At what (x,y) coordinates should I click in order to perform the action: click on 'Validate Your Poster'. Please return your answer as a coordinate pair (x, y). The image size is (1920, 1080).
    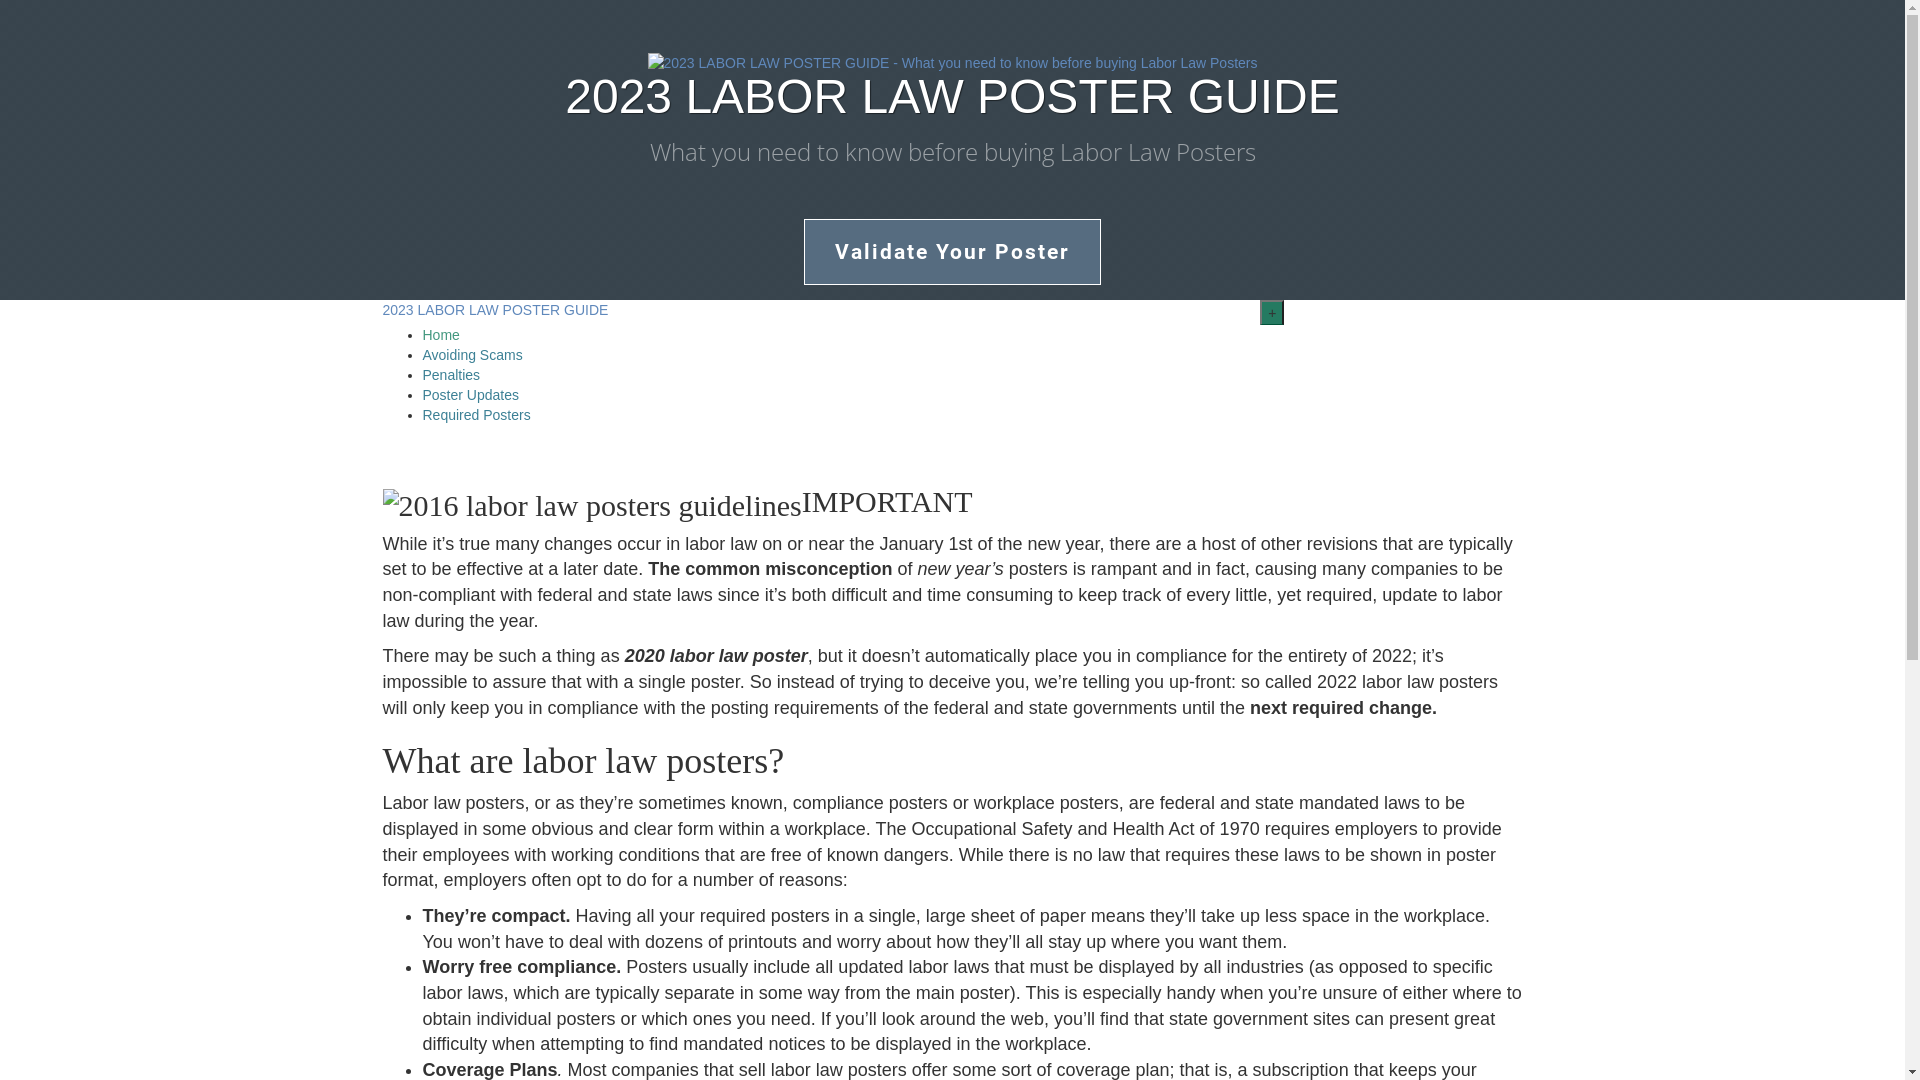
    Looking at the image, I should click on (951, 249).